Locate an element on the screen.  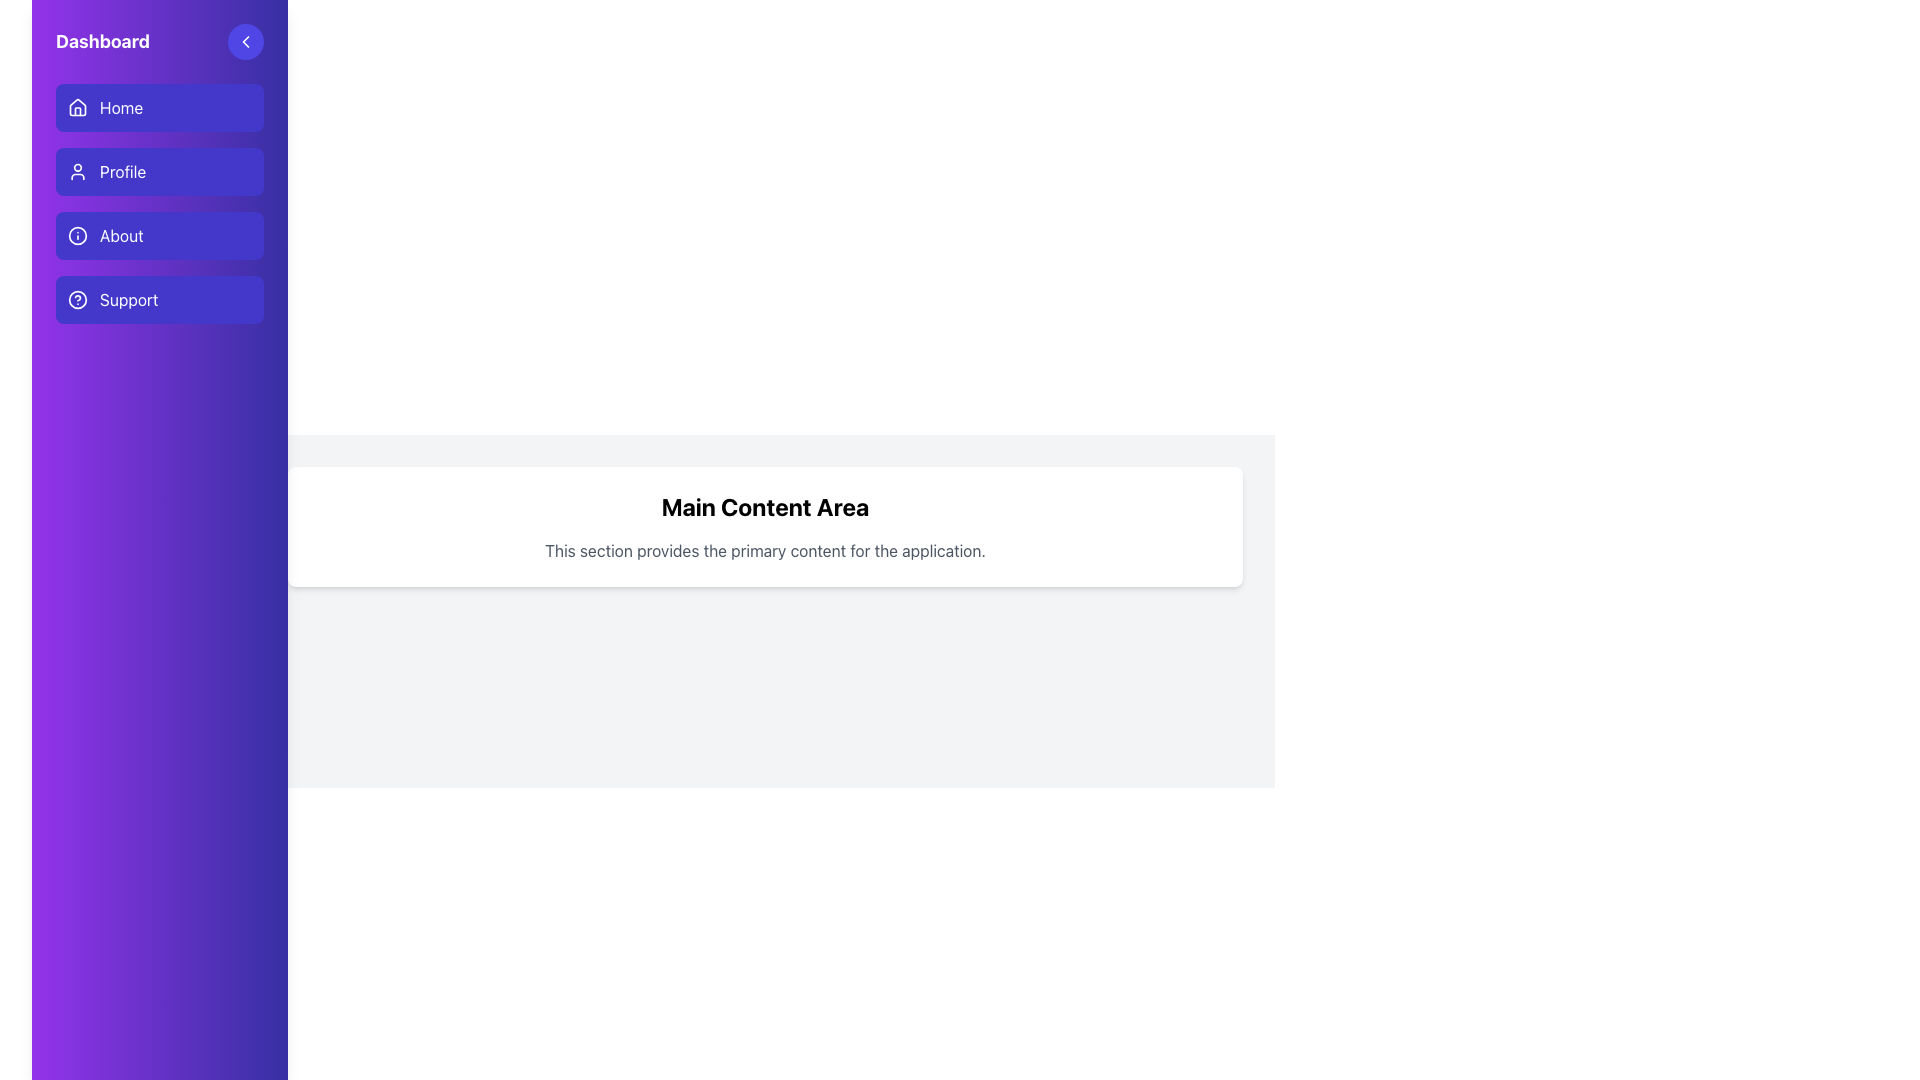
bold textual header displayed in a large font size, centrally positioned within a white rounded rectangle card is located at coordinates (764, 505).